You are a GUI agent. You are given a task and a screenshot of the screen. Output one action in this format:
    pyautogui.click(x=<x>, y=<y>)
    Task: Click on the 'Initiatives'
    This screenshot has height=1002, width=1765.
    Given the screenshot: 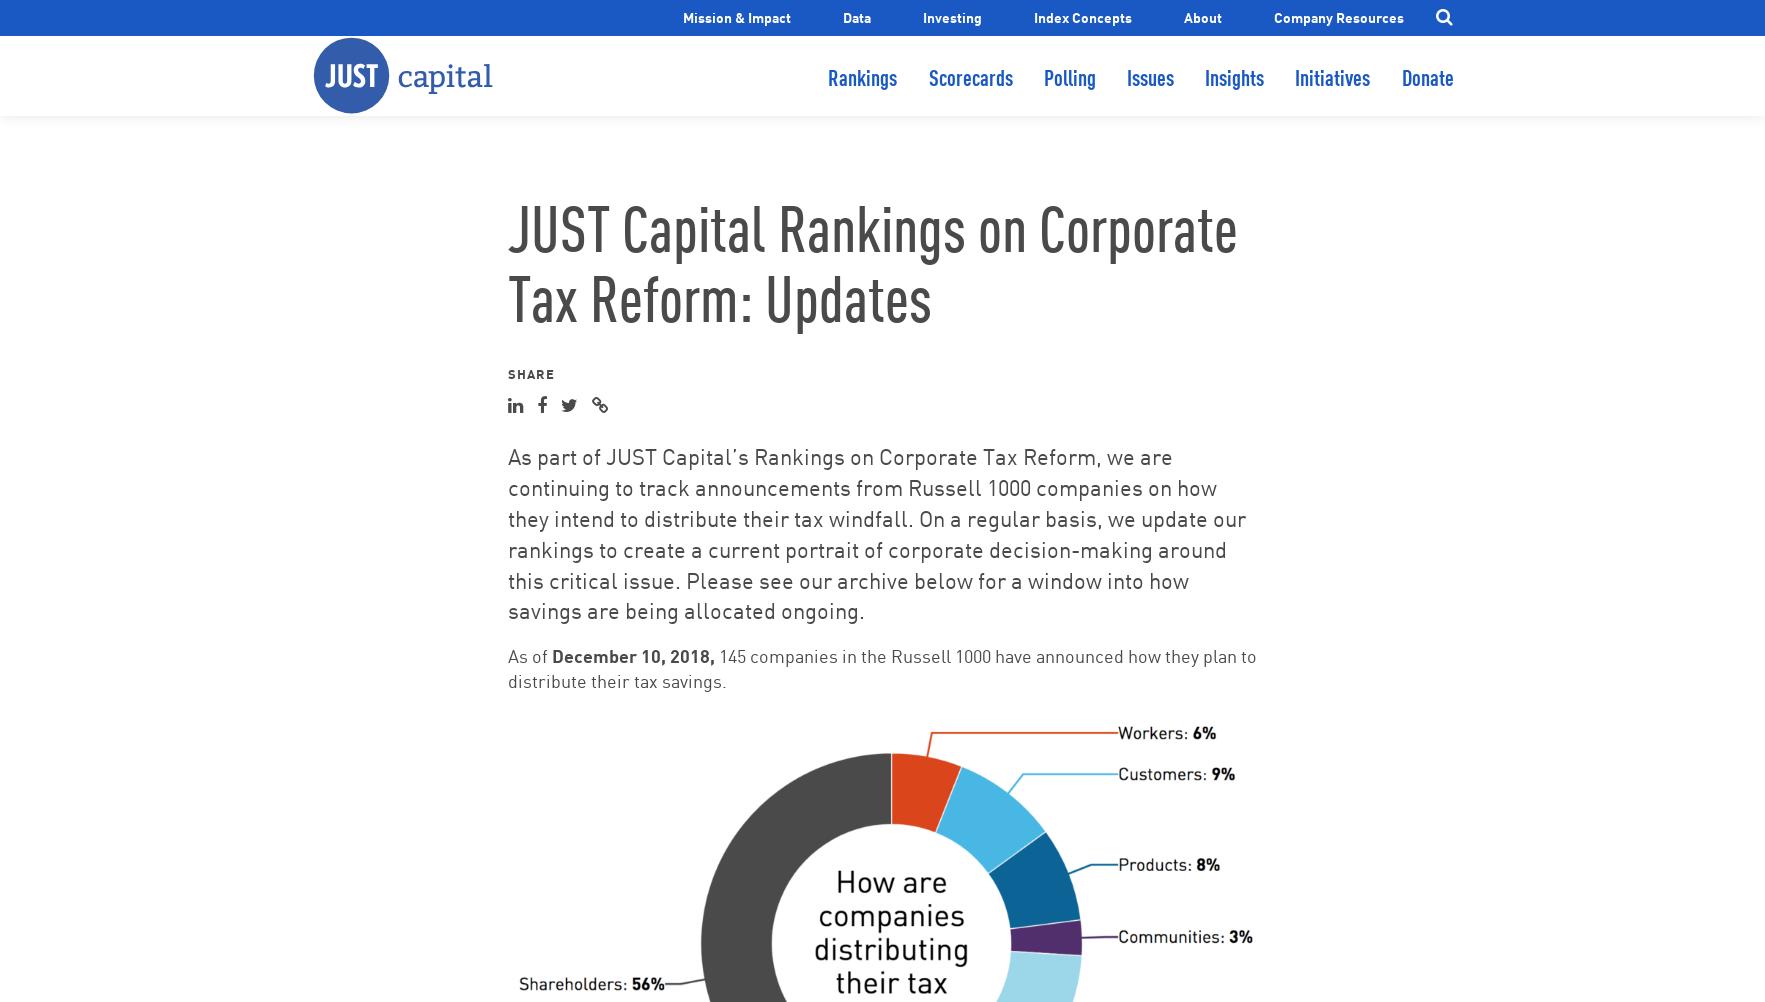 What is the action you would take?
    pyautogui.click(x=1294, y=94)
    